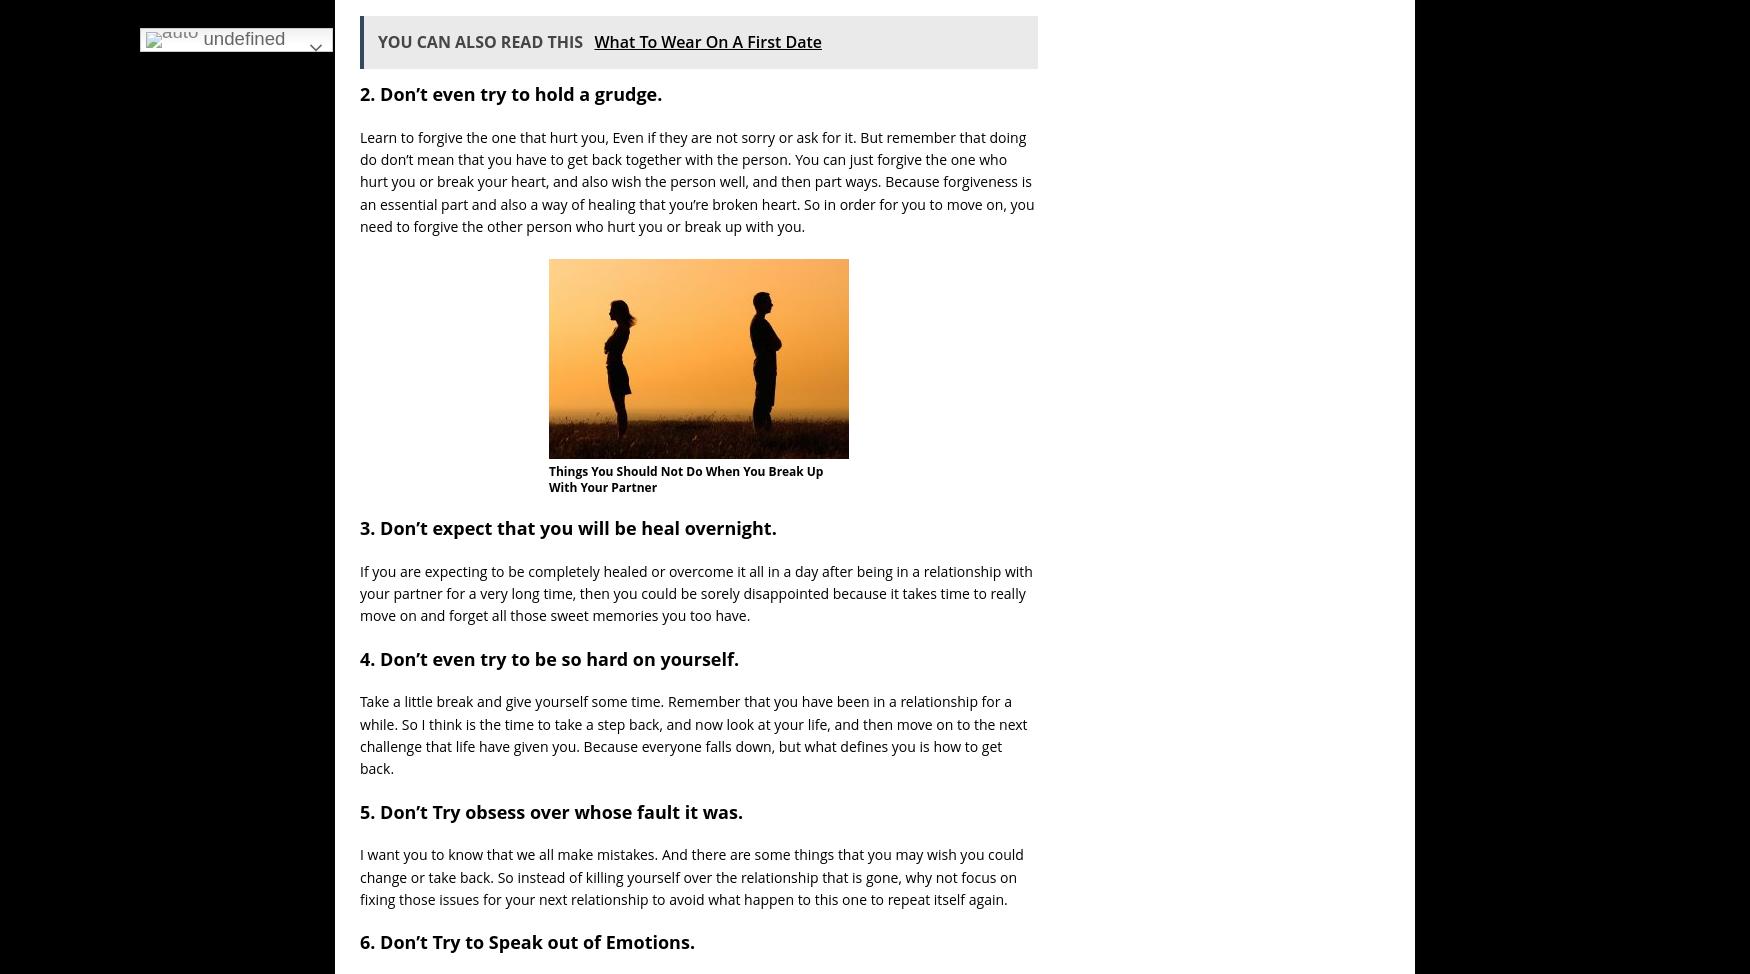 This screenshot has height=974, width=1750. What do you see at coordinates (697, 181) in the screenshot?
I see `'Learn to forgive the one that hurt you, Even if they are not sorry or ask for it. But remember that doing do don’t mean that you have to get back together with the person. You can just forgive the one who hurt you or break your heart, and also wish the person well, and then part ways. Because forgiveness is an essential part and also a way of healing that you’re broken heart. So in order for you to move on, you need to forgive the other person who hurt you or break up with you.'` at bounding box center [697, 181].